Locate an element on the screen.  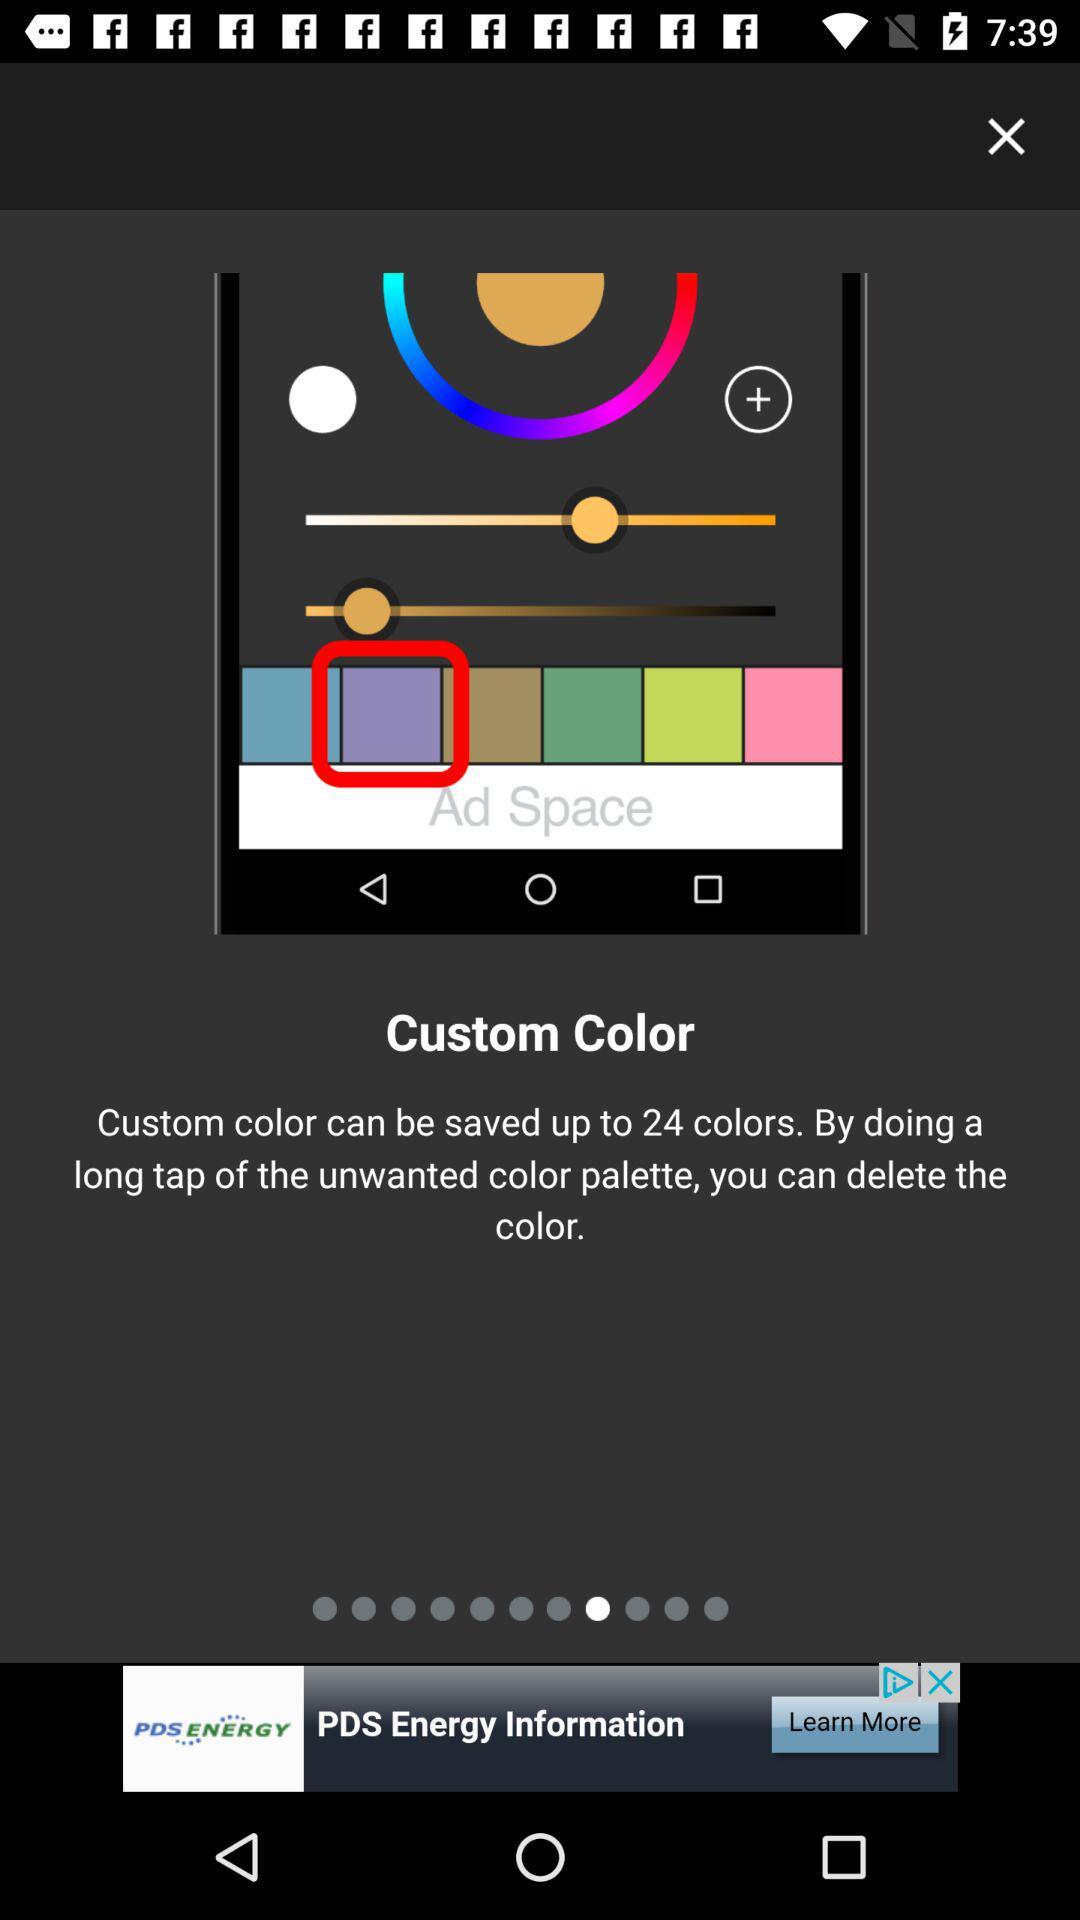
the tutorial is located at coordinates (1006, 135).